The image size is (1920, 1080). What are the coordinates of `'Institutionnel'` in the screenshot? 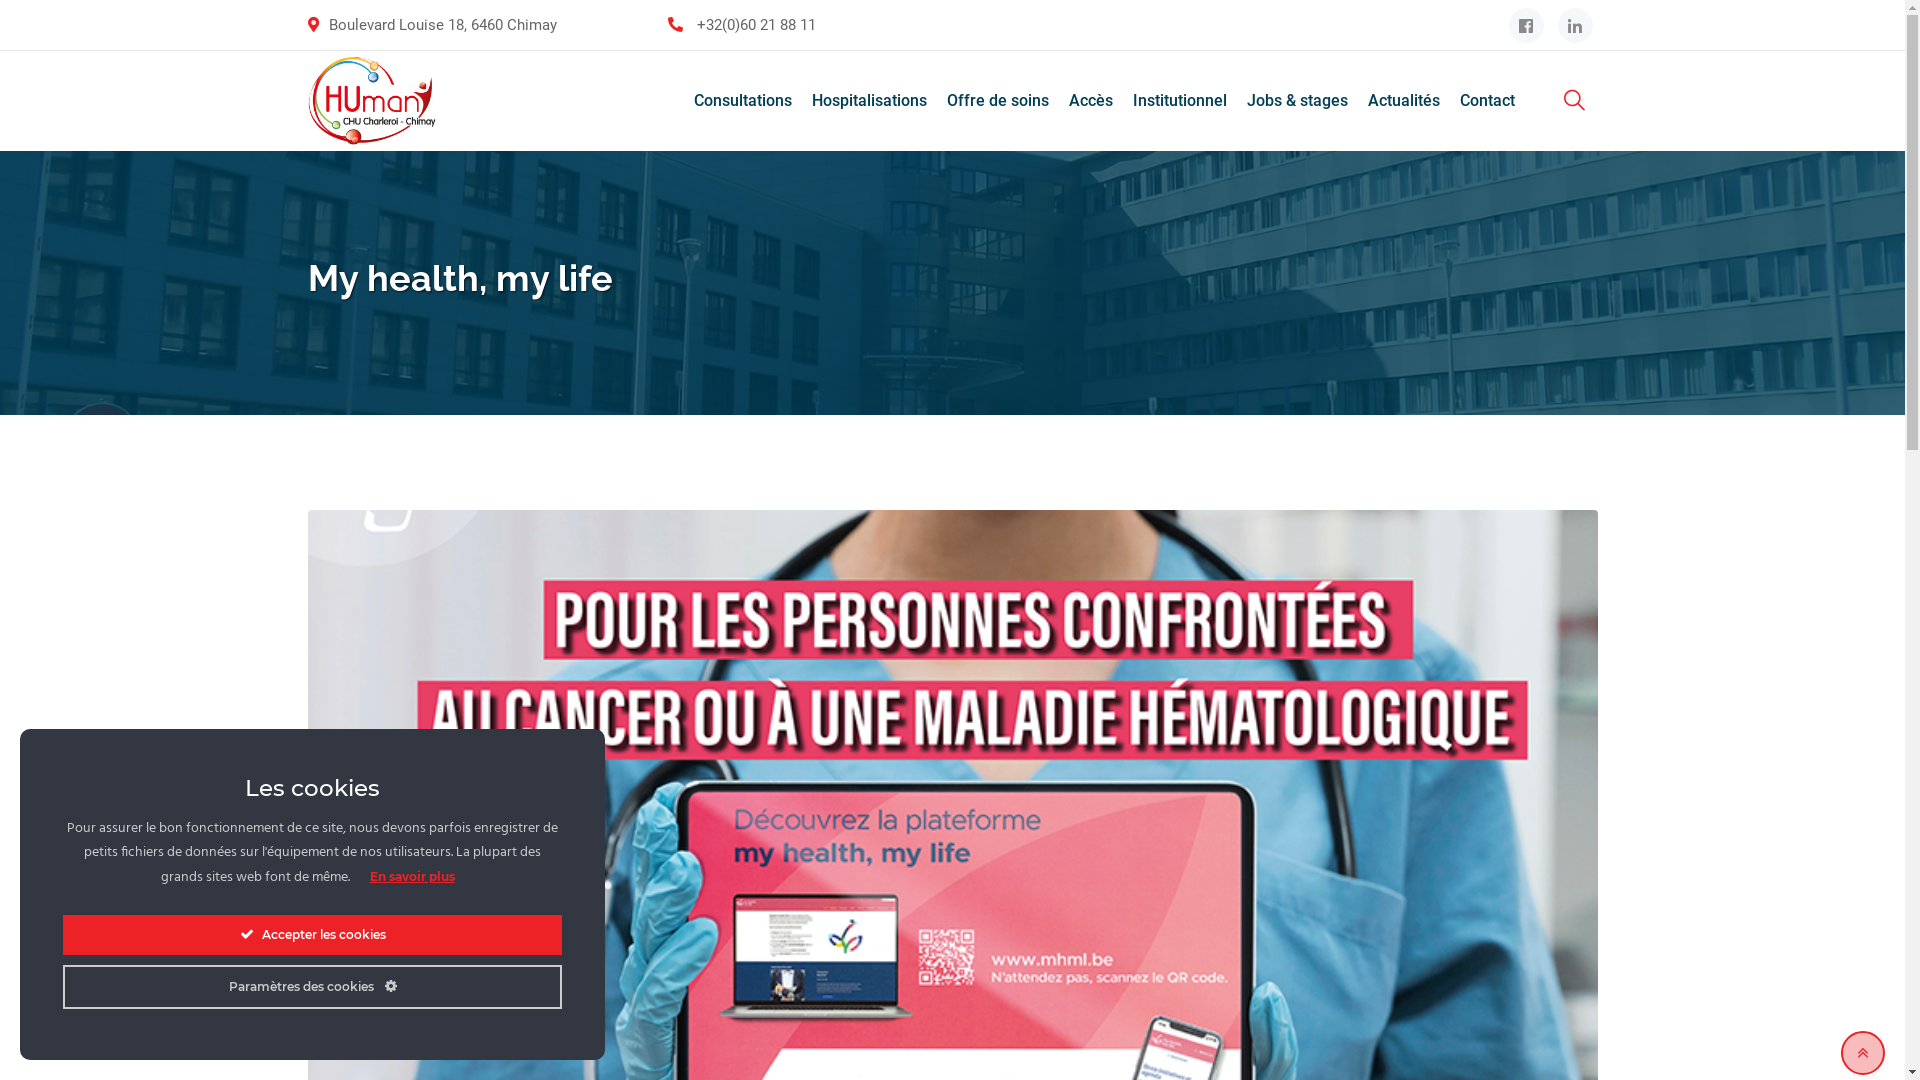 It's located at (1179, 100).